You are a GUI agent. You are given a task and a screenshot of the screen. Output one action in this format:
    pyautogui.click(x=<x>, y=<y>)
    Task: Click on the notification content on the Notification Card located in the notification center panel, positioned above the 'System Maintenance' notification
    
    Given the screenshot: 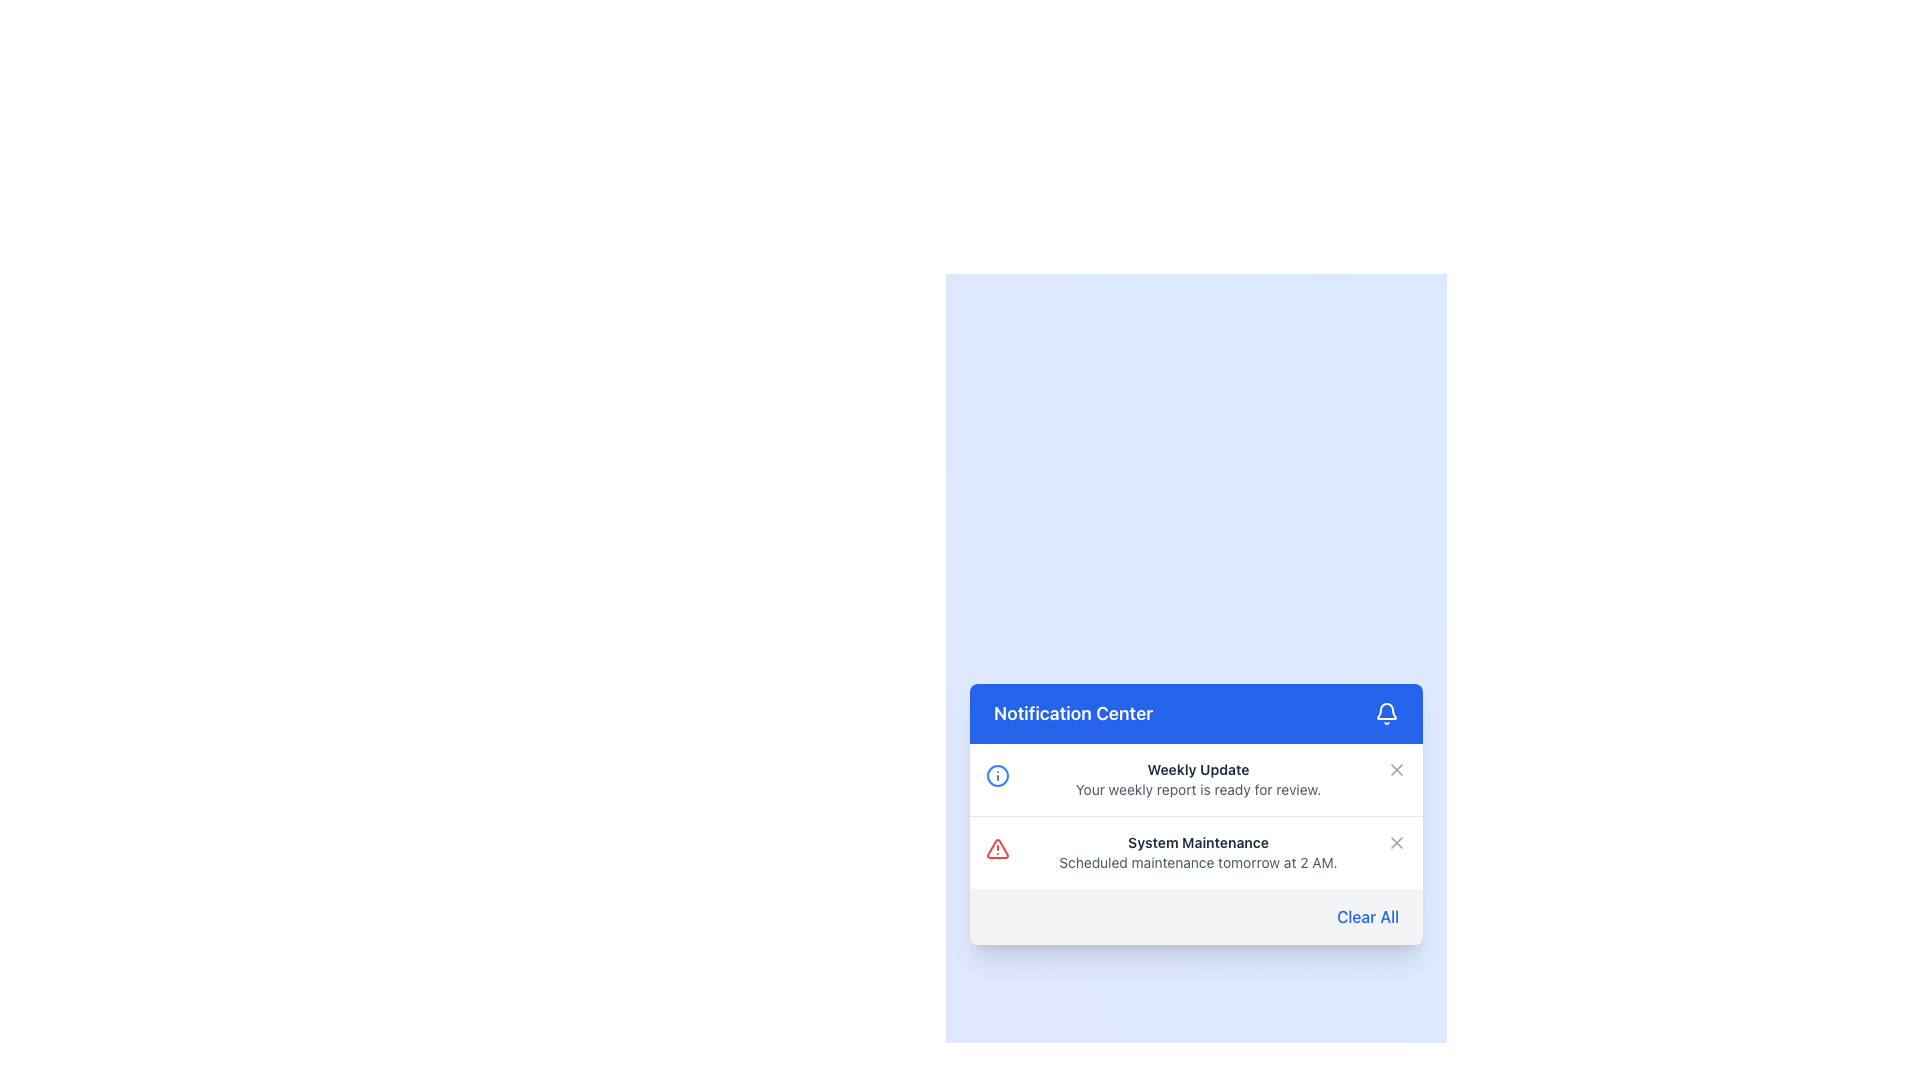 What is the action you would take?
    pyautogui.click(x=1196, y=778)
    